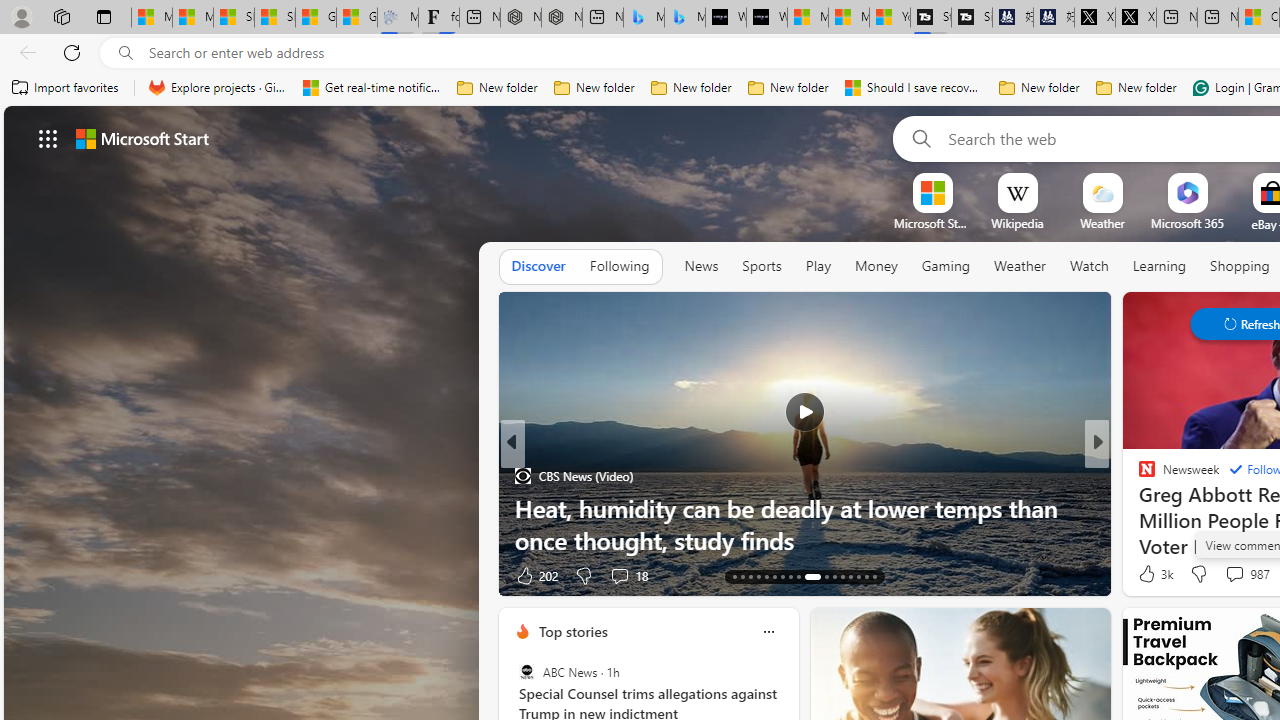 This screenshot has height=720, width=1280. What do you see at coordinates (876, 265) in the screenshot?
I see `'Money'` at bounding box center [876, 265].